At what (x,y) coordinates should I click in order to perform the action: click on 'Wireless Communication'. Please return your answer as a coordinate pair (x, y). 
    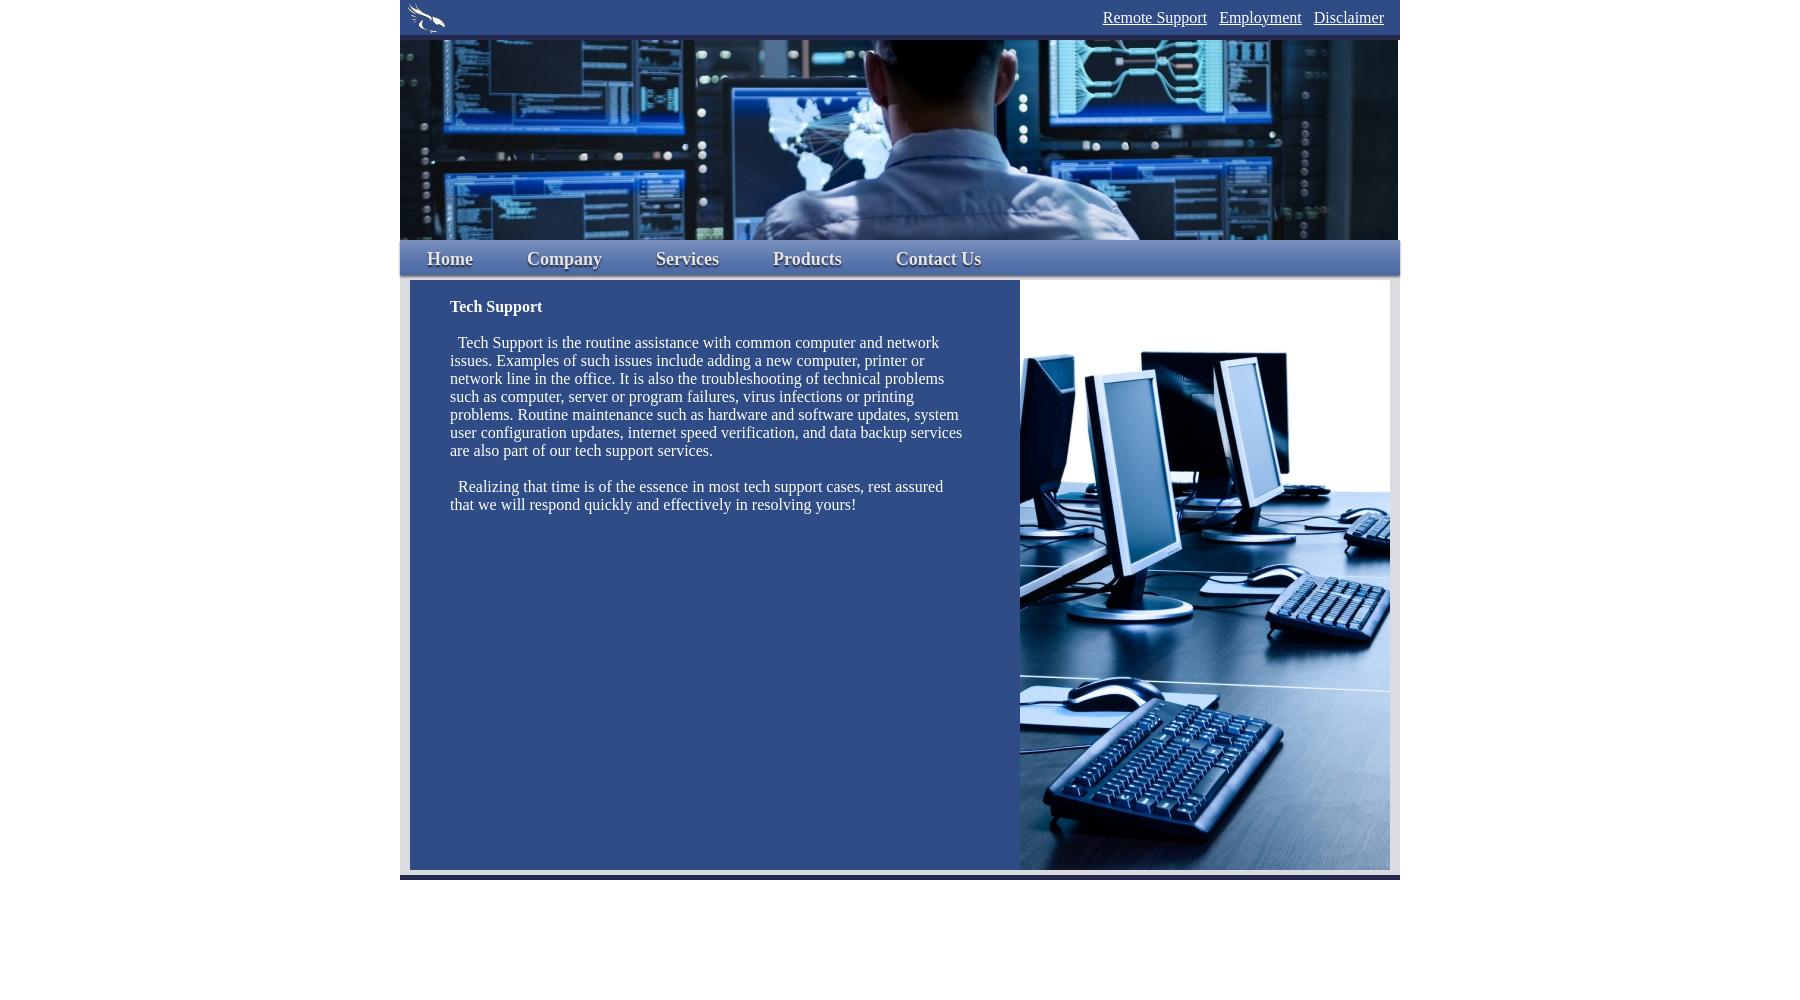
    Looking at the image, I should click on (657, 369).